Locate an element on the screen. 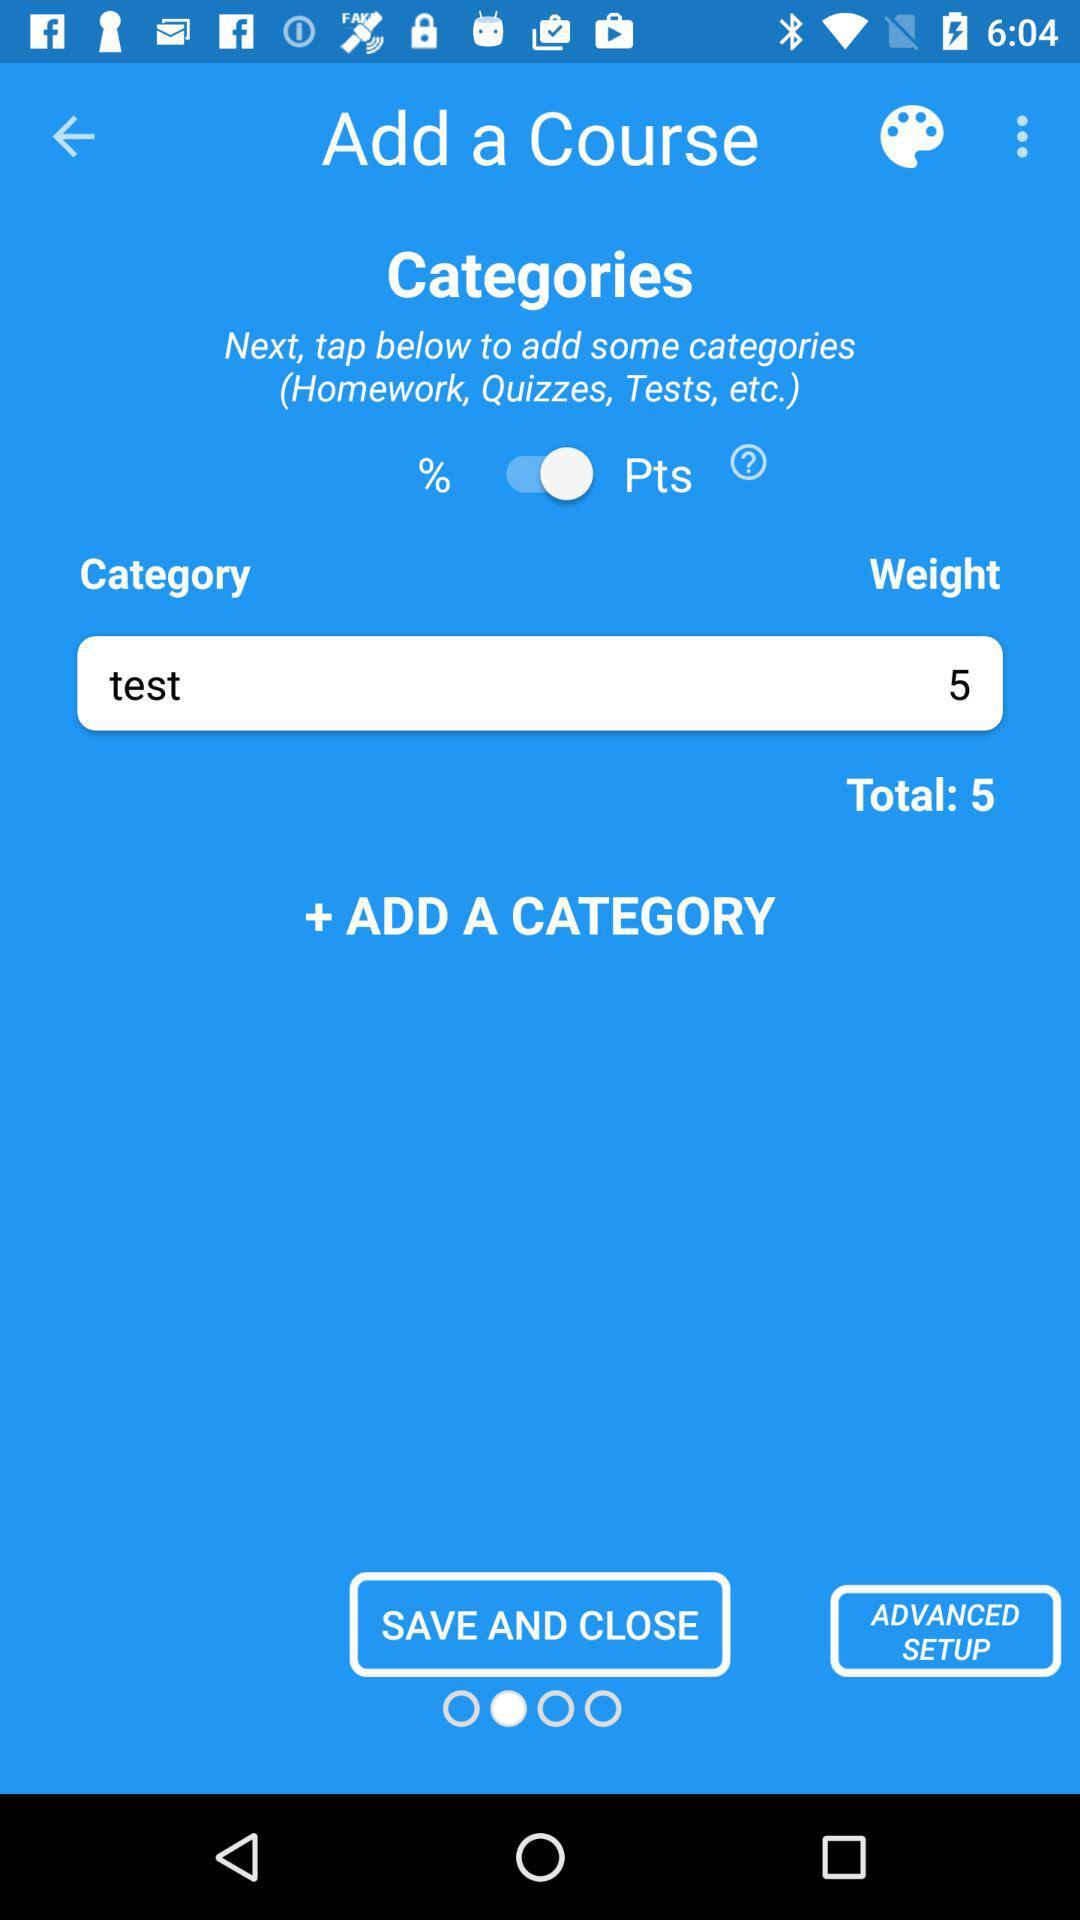 The height and width of the screenshot is (1920, 1080). the icon below the next tap below is located at coordinates (748, 460).